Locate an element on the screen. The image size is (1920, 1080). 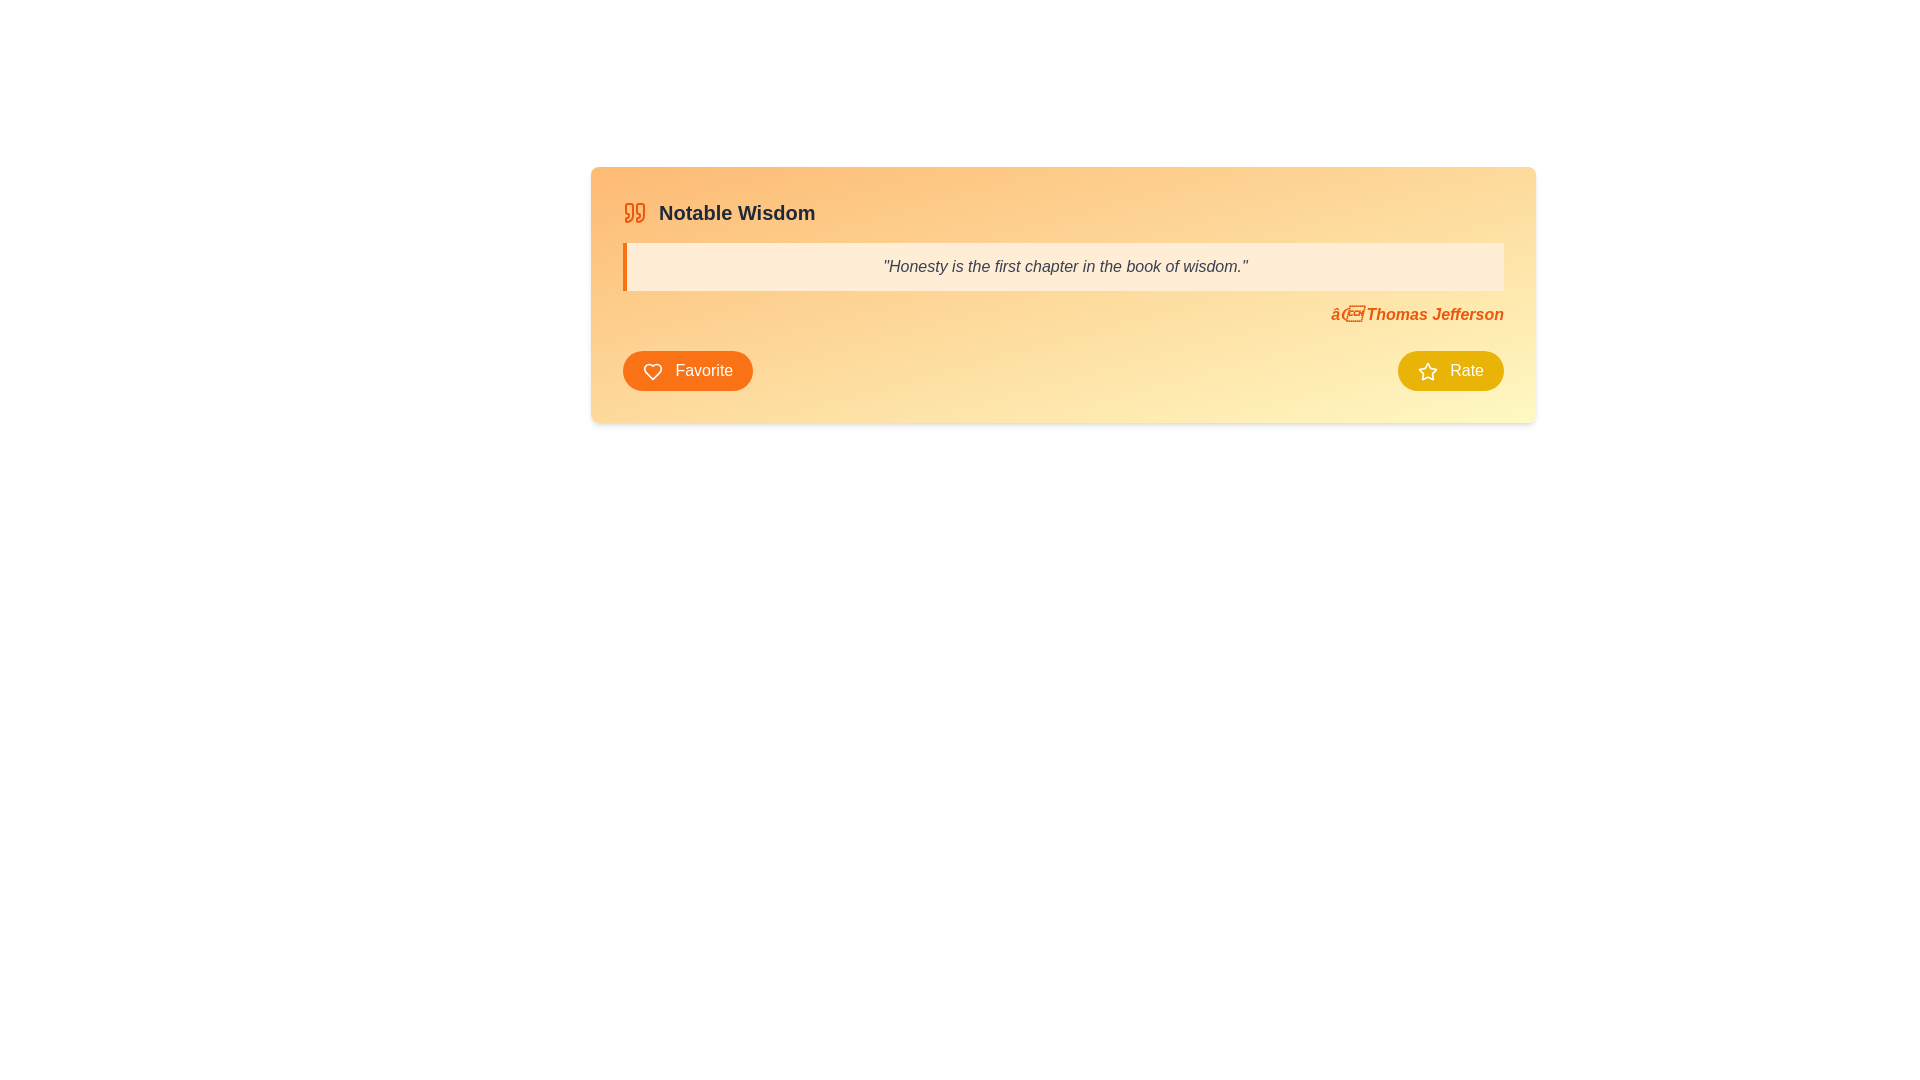
the Text Display Area that displays a notable quote, which is centrally aligned below the header 'Notable Wisdom' and above the attribution '— Thomas Jefferson.' is located at coordinates (1062, 265).